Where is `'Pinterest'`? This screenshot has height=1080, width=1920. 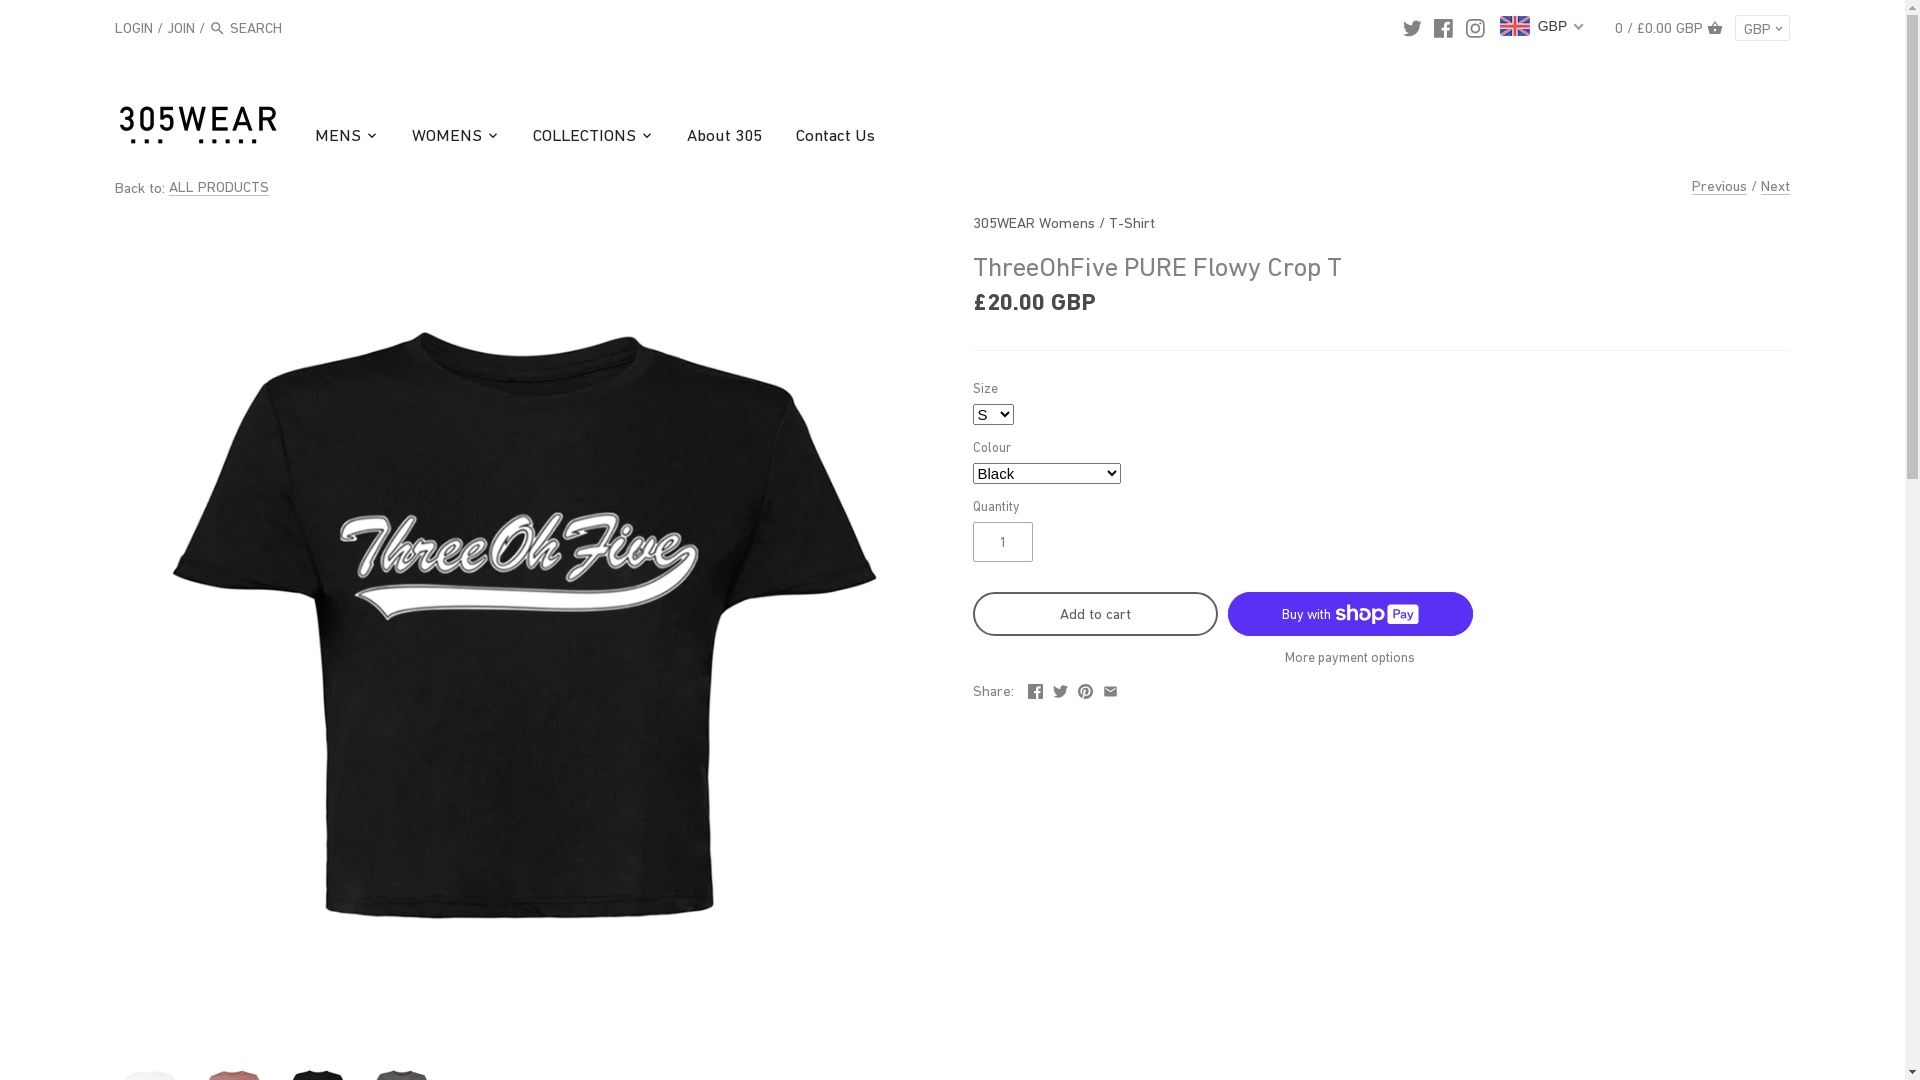 'Pinterest' is located at coordinates (1077, 687).